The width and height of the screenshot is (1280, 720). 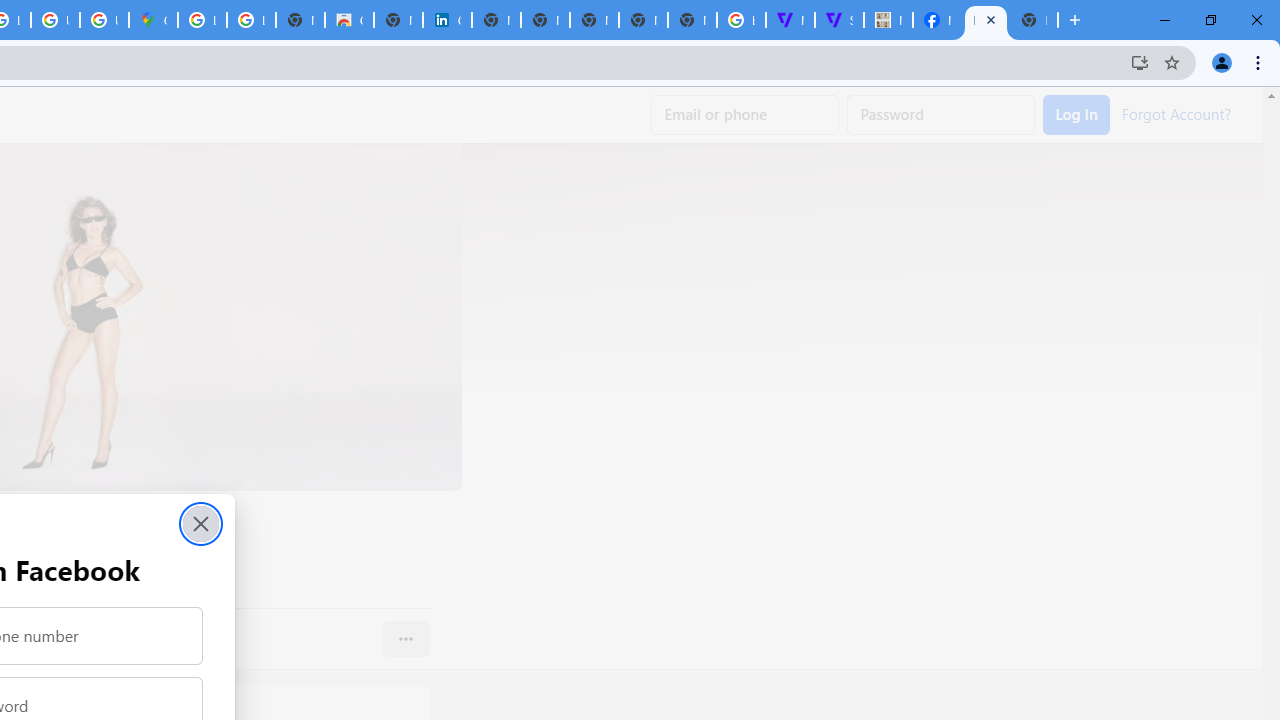 What do you see at coordinates (936, 20) in the screenshot?
I see `'Miley Cyrus | Facebook'` at bounding box center [936, 20].